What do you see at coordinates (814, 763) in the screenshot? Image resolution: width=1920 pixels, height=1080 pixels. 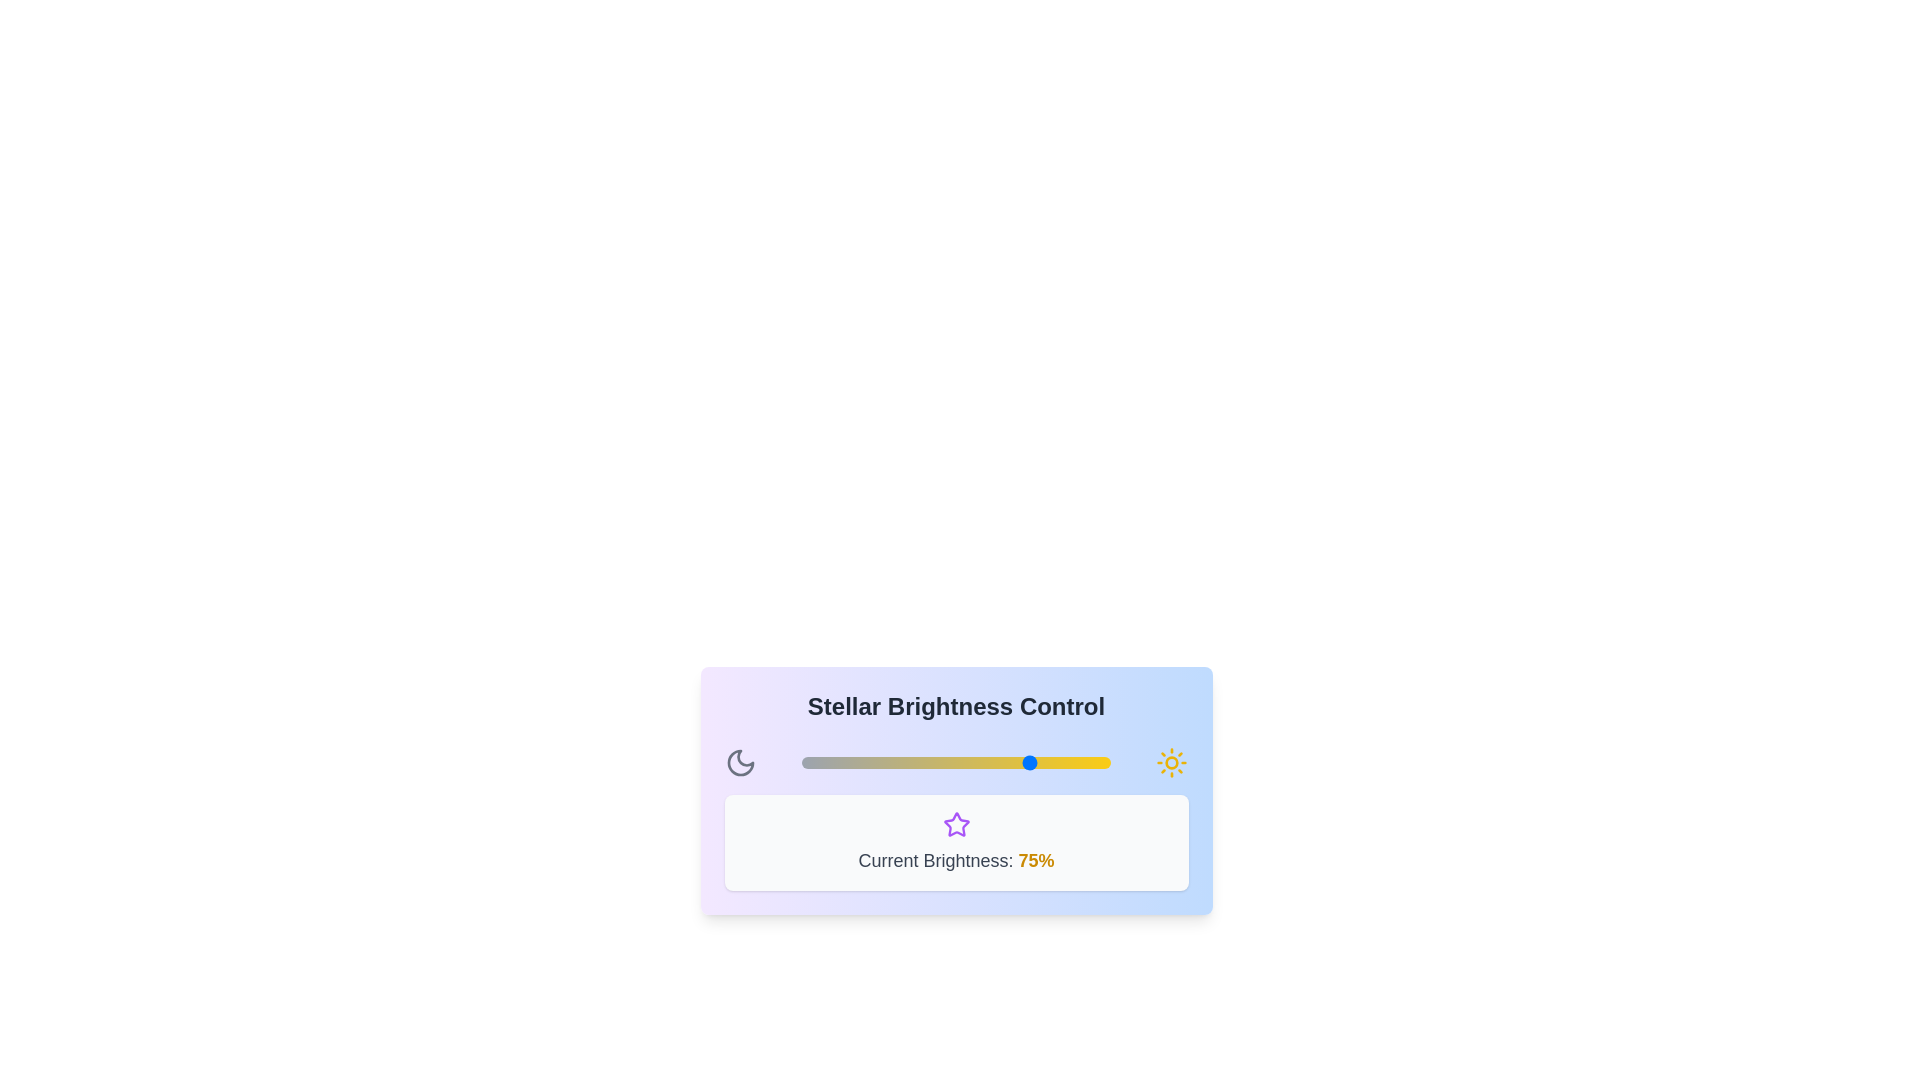 I see `the slider to set the brightness to 4%` at bounding box center [814, 763].